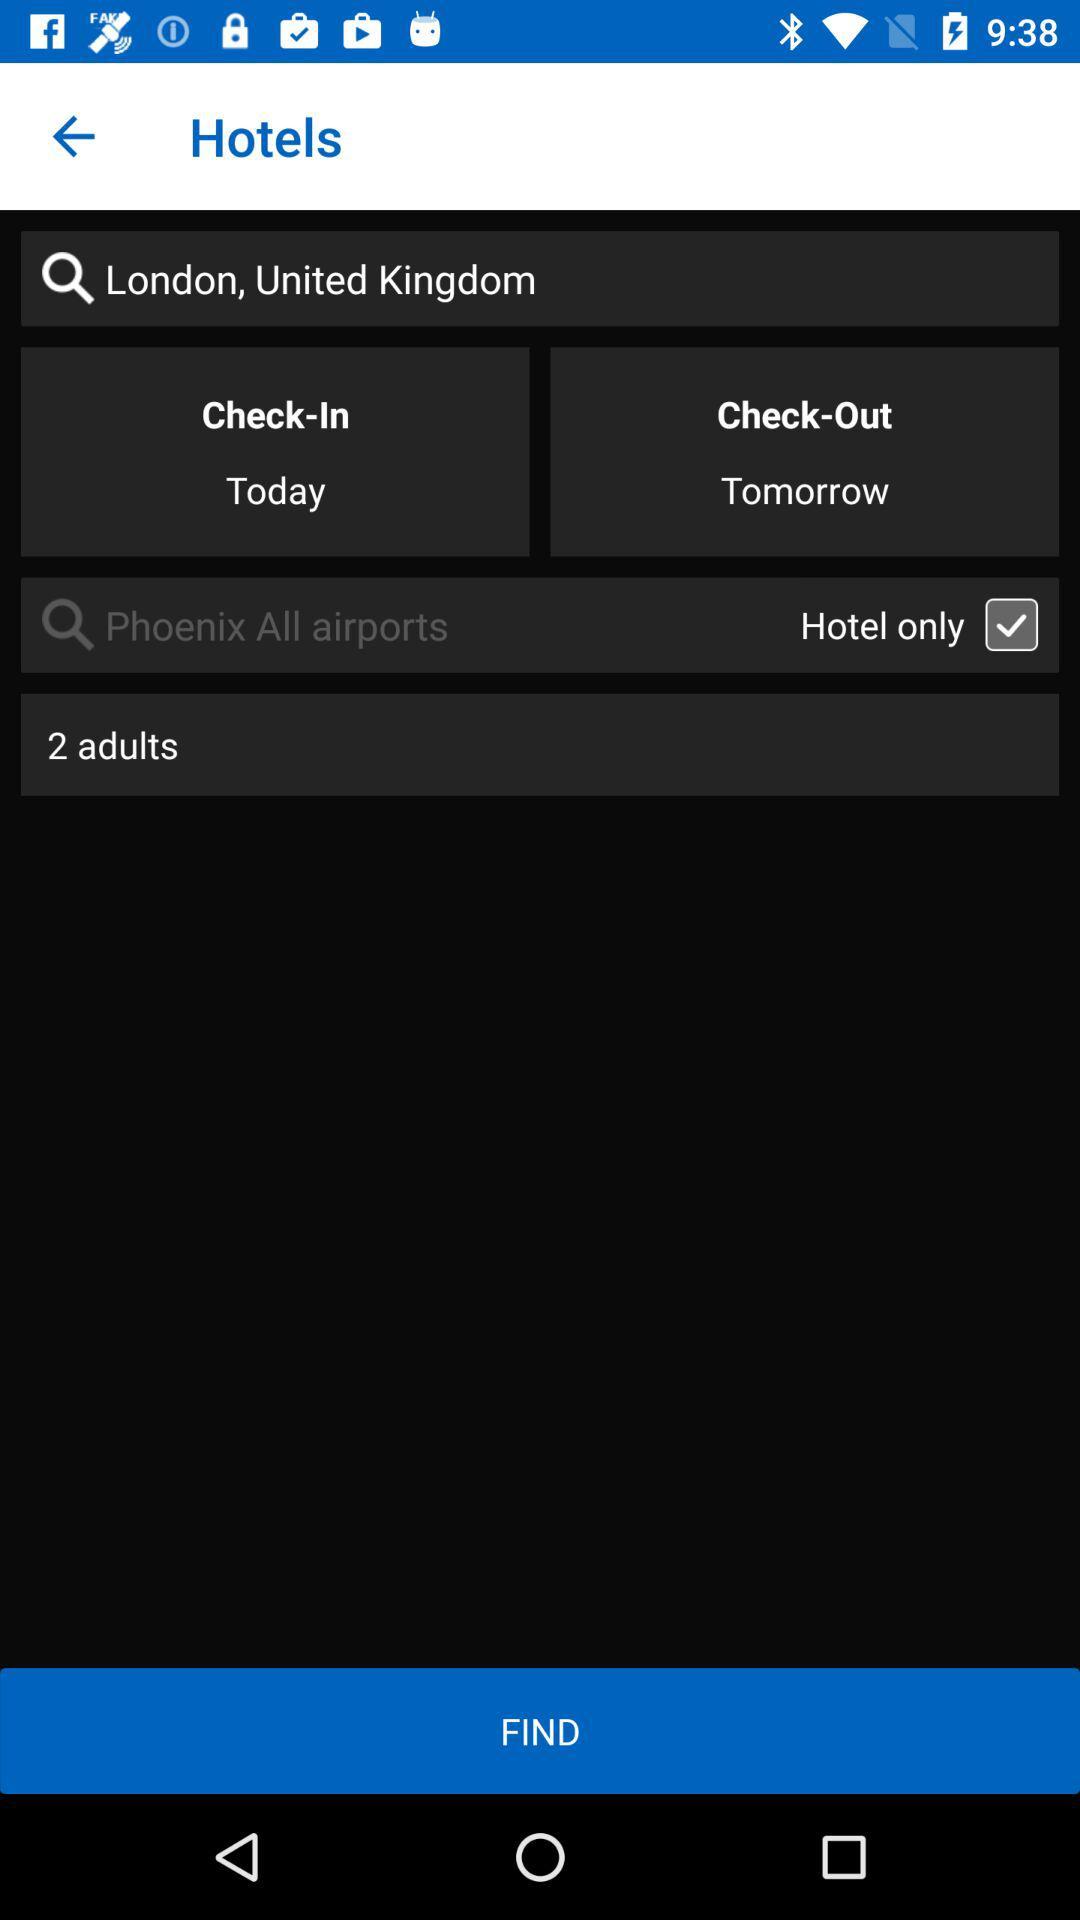  Describe the element at coordinates (540, 1730) in the screenshot. I see `icon below the 2 adults icon` at that location.